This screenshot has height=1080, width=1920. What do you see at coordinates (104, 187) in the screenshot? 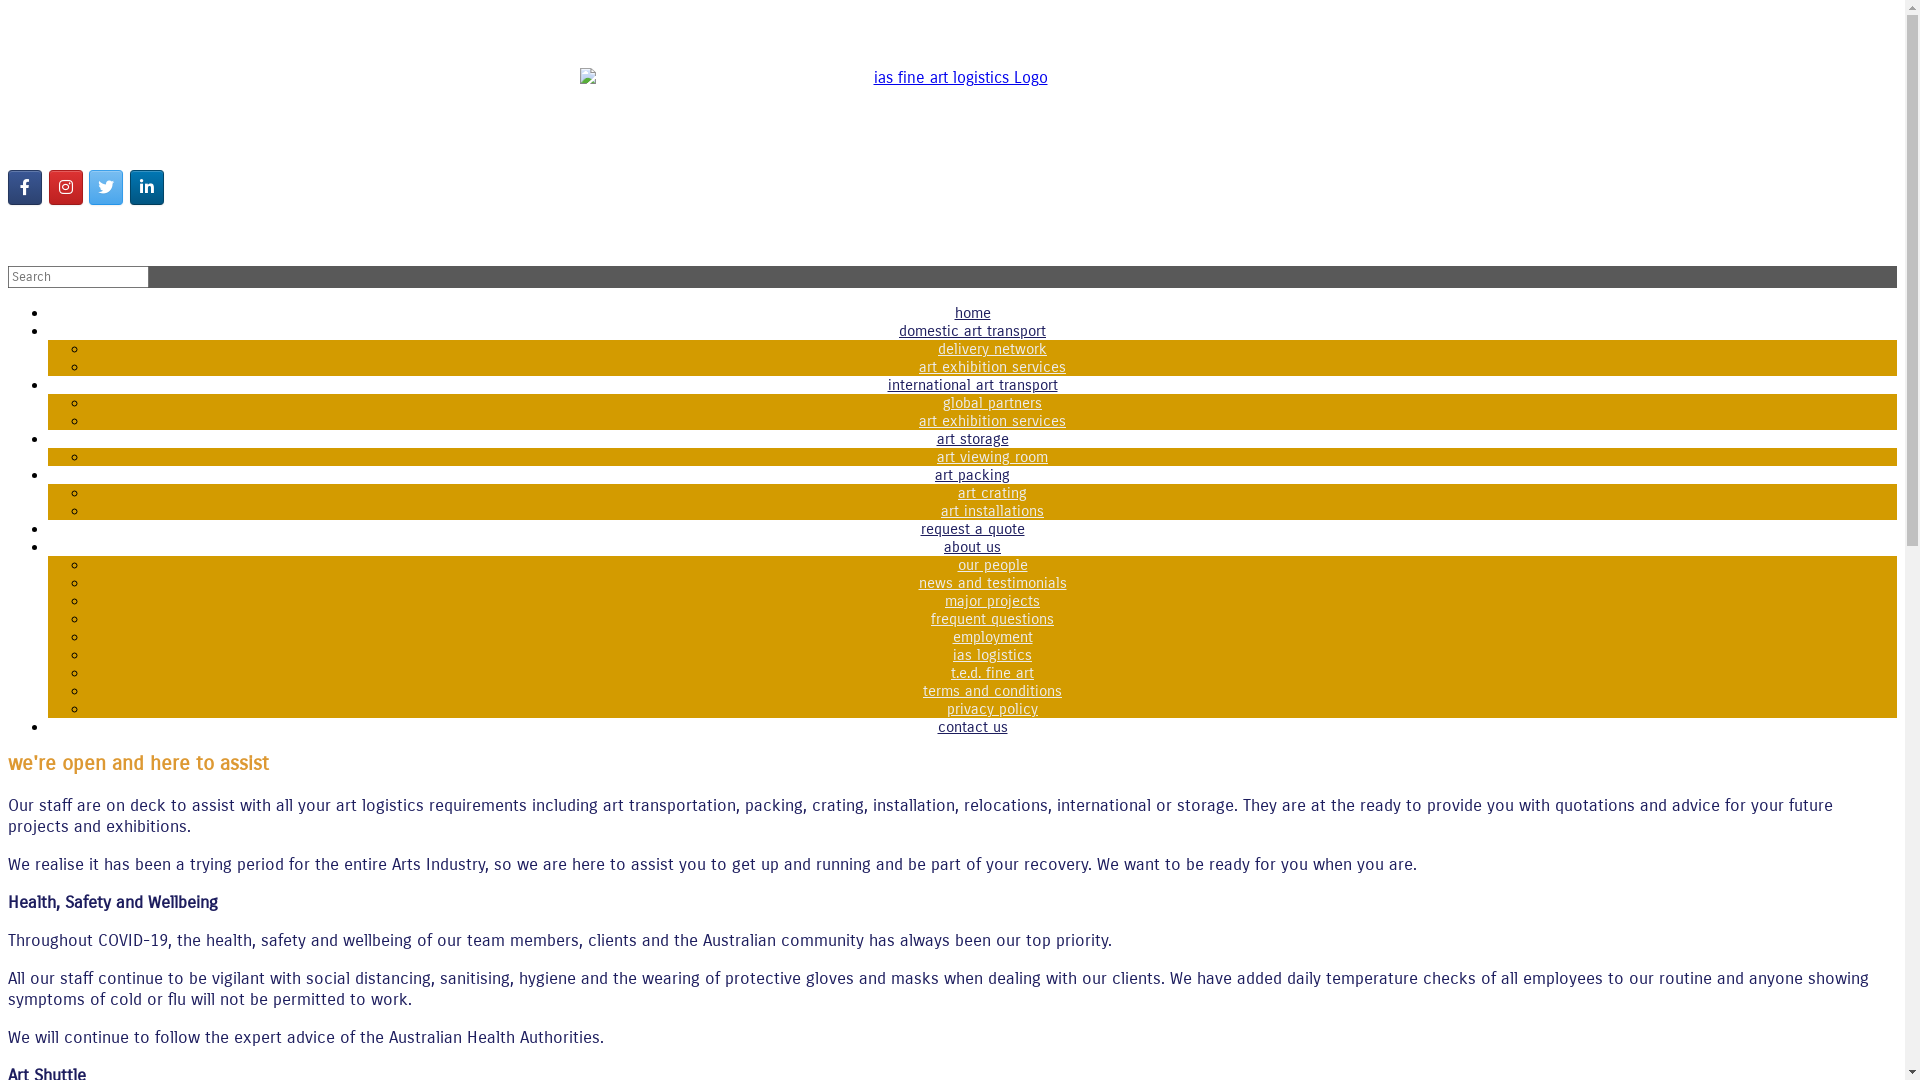
I see `'ias fine art logistics on Twitter'` at bounding box center [104, 187].